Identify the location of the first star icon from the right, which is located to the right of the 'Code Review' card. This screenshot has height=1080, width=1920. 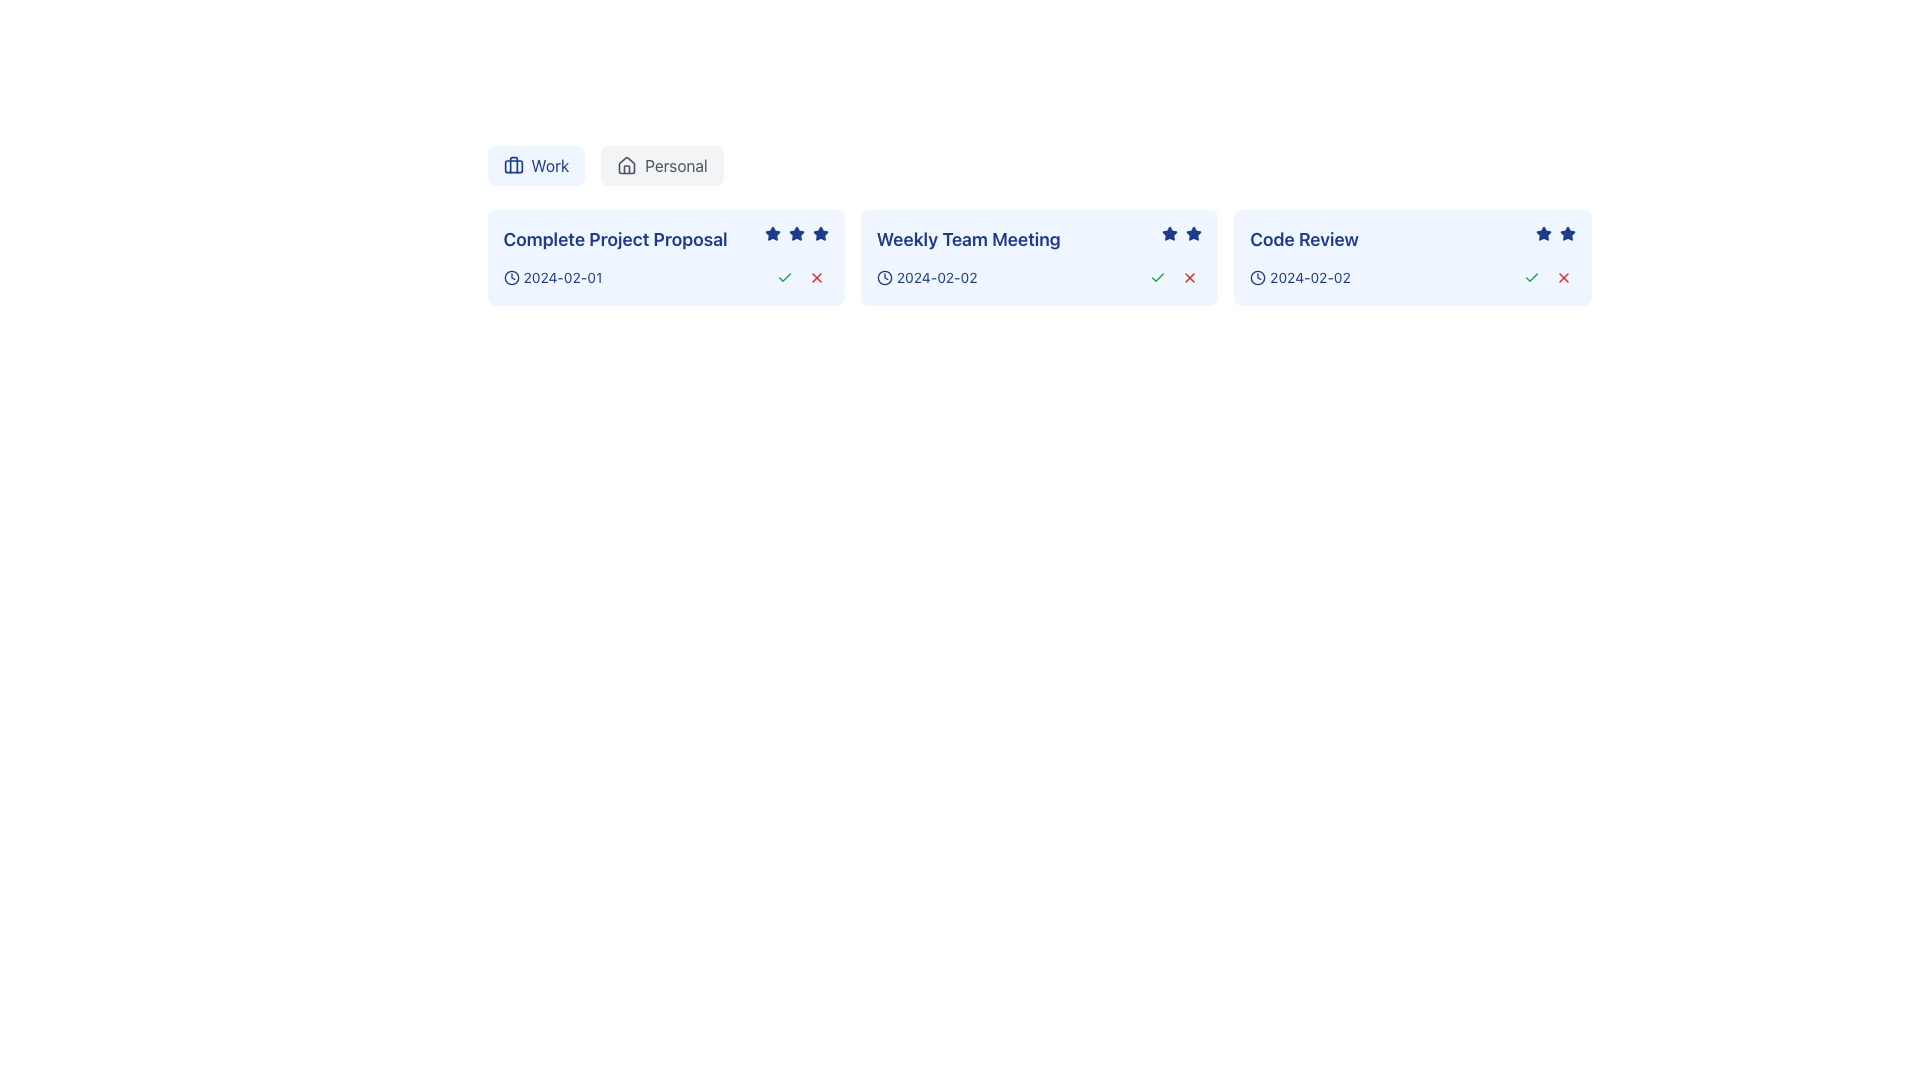
(1542, 233).